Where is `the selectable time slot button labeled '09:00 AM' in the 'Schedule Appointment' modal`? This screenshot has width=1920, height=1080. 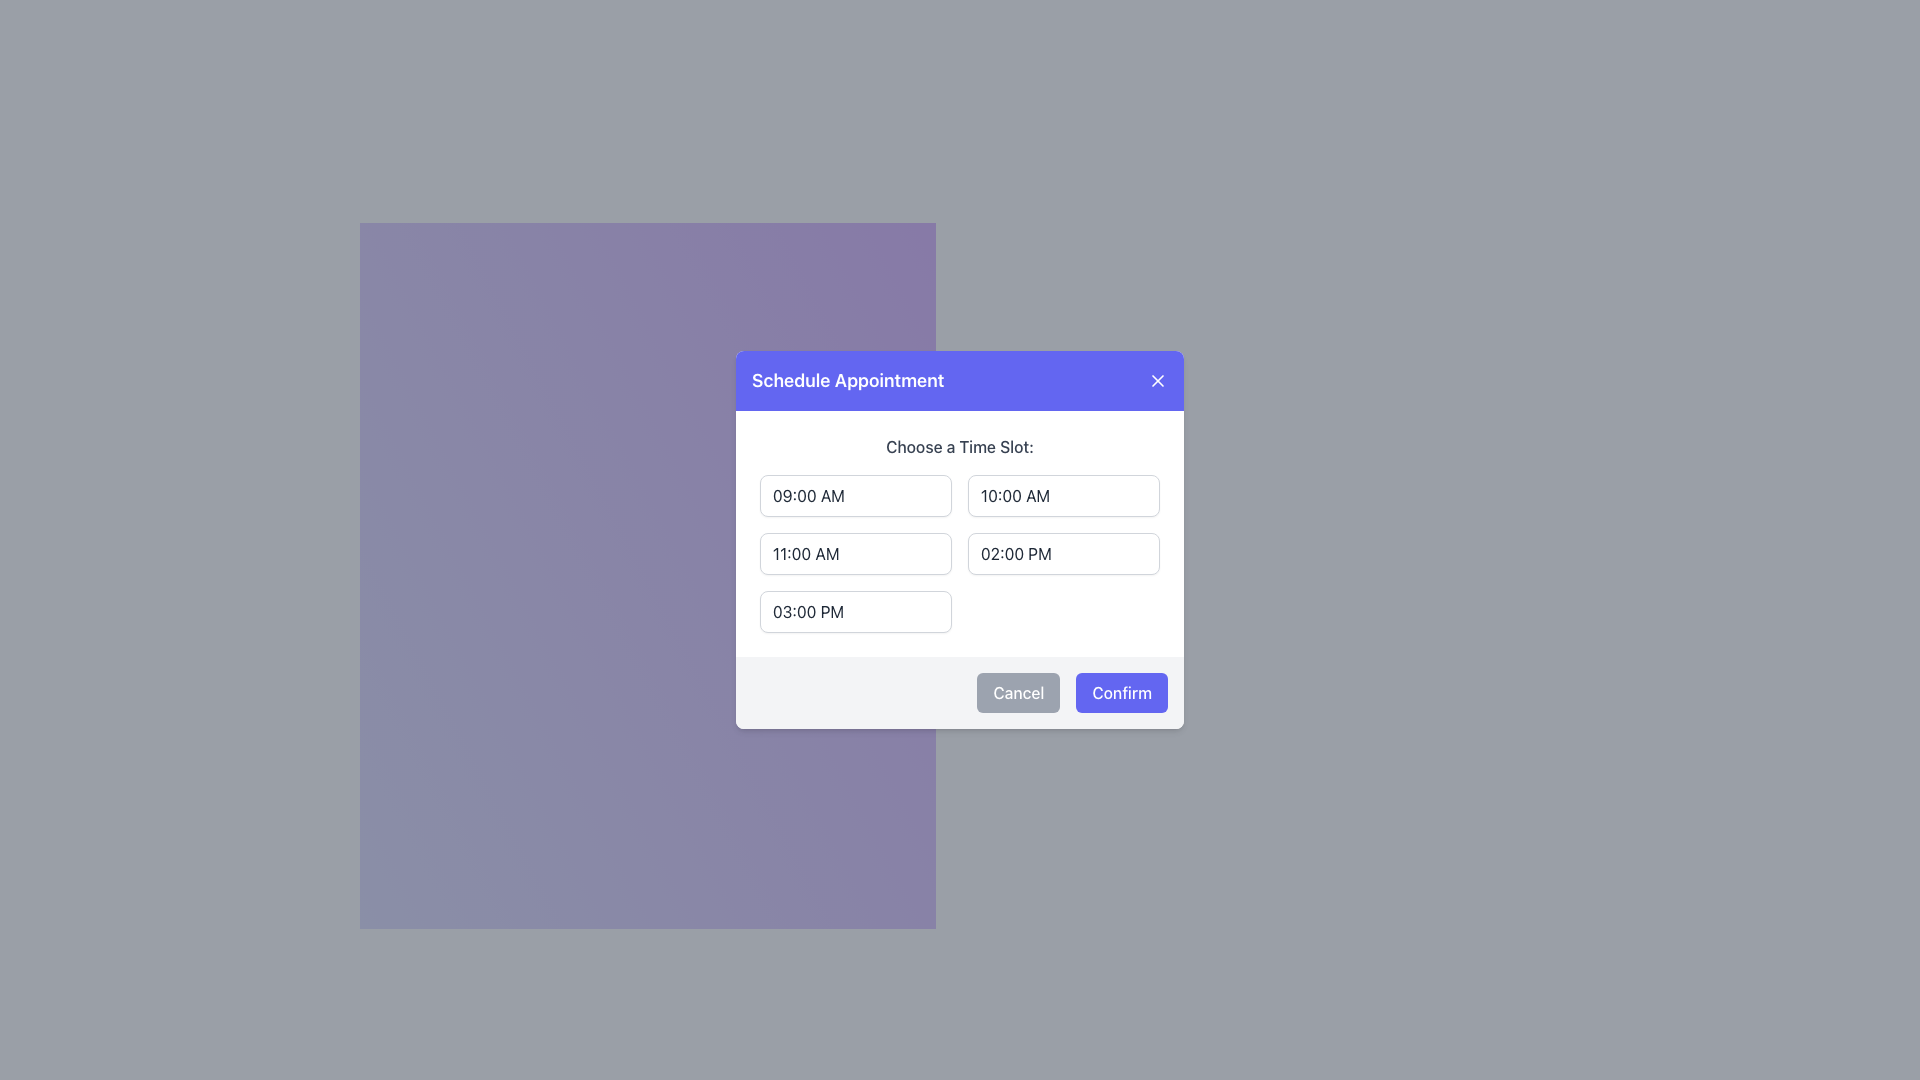
the selectable time slot button labeled '09:00 AM' in the 'Schedule Appointment' modal is located at coordinates (808, 495).